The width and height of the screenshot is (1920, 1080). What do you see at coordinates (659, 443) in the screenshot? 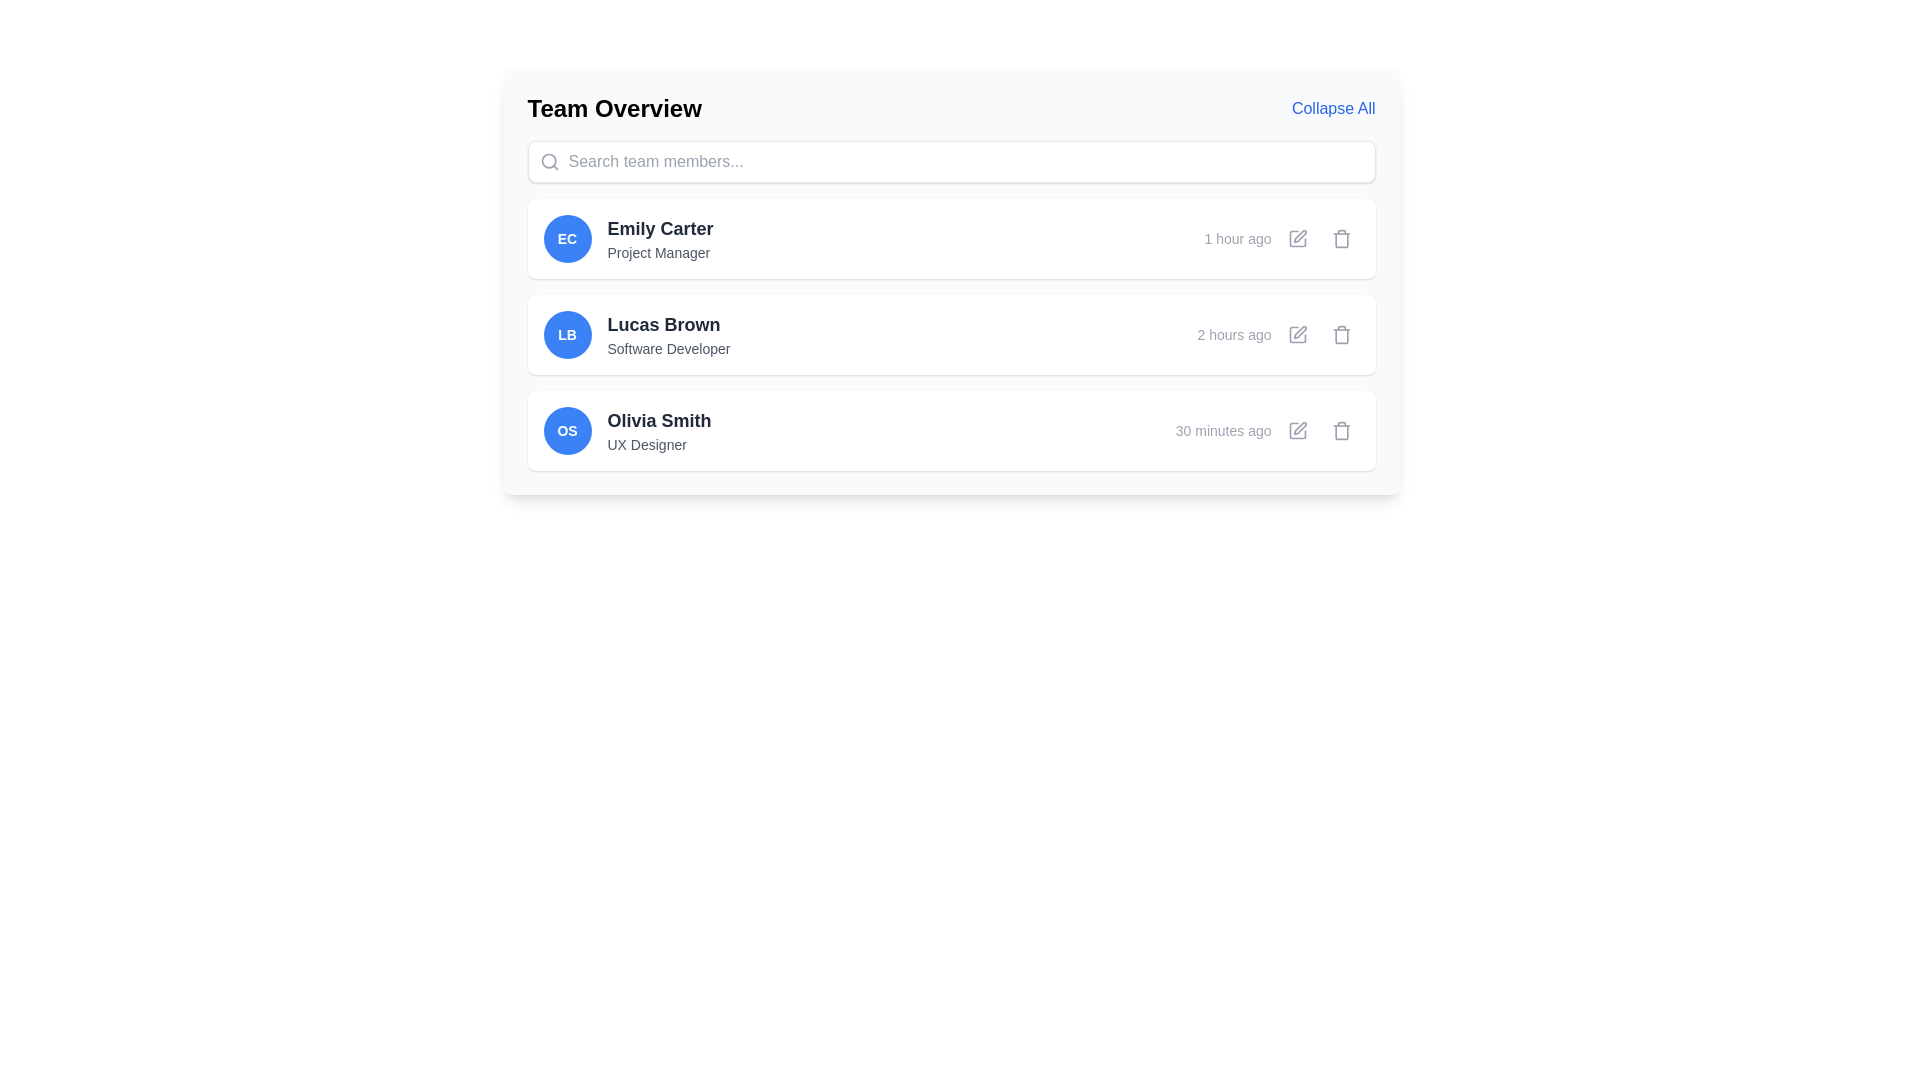
I see `the text label displaying 'UX Designer' associated with Olivia Smith, positioned below the name and to the right of the circular badge` at bounding box center [659, 443].